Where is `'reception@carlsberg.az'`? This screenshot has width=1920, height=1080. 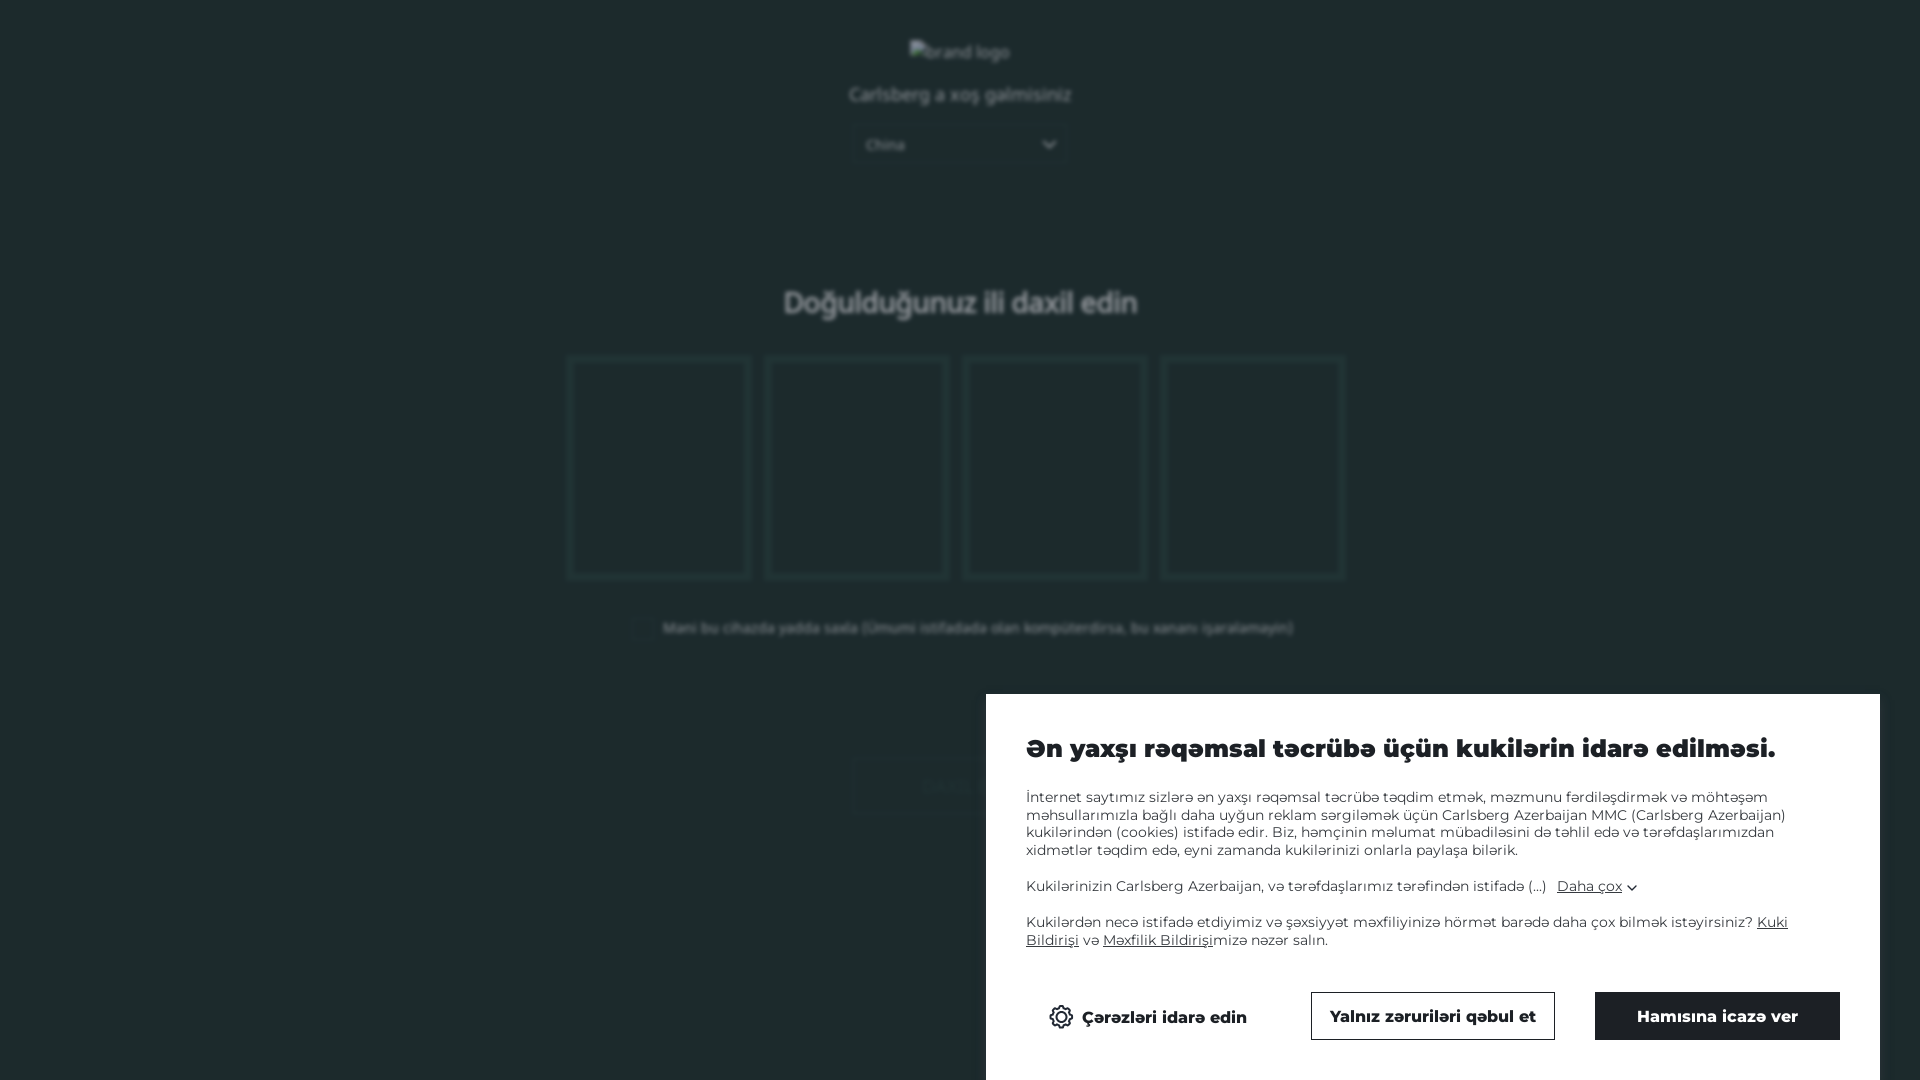 'reception@carlsberg.az' is located at coordinates (888, 929).